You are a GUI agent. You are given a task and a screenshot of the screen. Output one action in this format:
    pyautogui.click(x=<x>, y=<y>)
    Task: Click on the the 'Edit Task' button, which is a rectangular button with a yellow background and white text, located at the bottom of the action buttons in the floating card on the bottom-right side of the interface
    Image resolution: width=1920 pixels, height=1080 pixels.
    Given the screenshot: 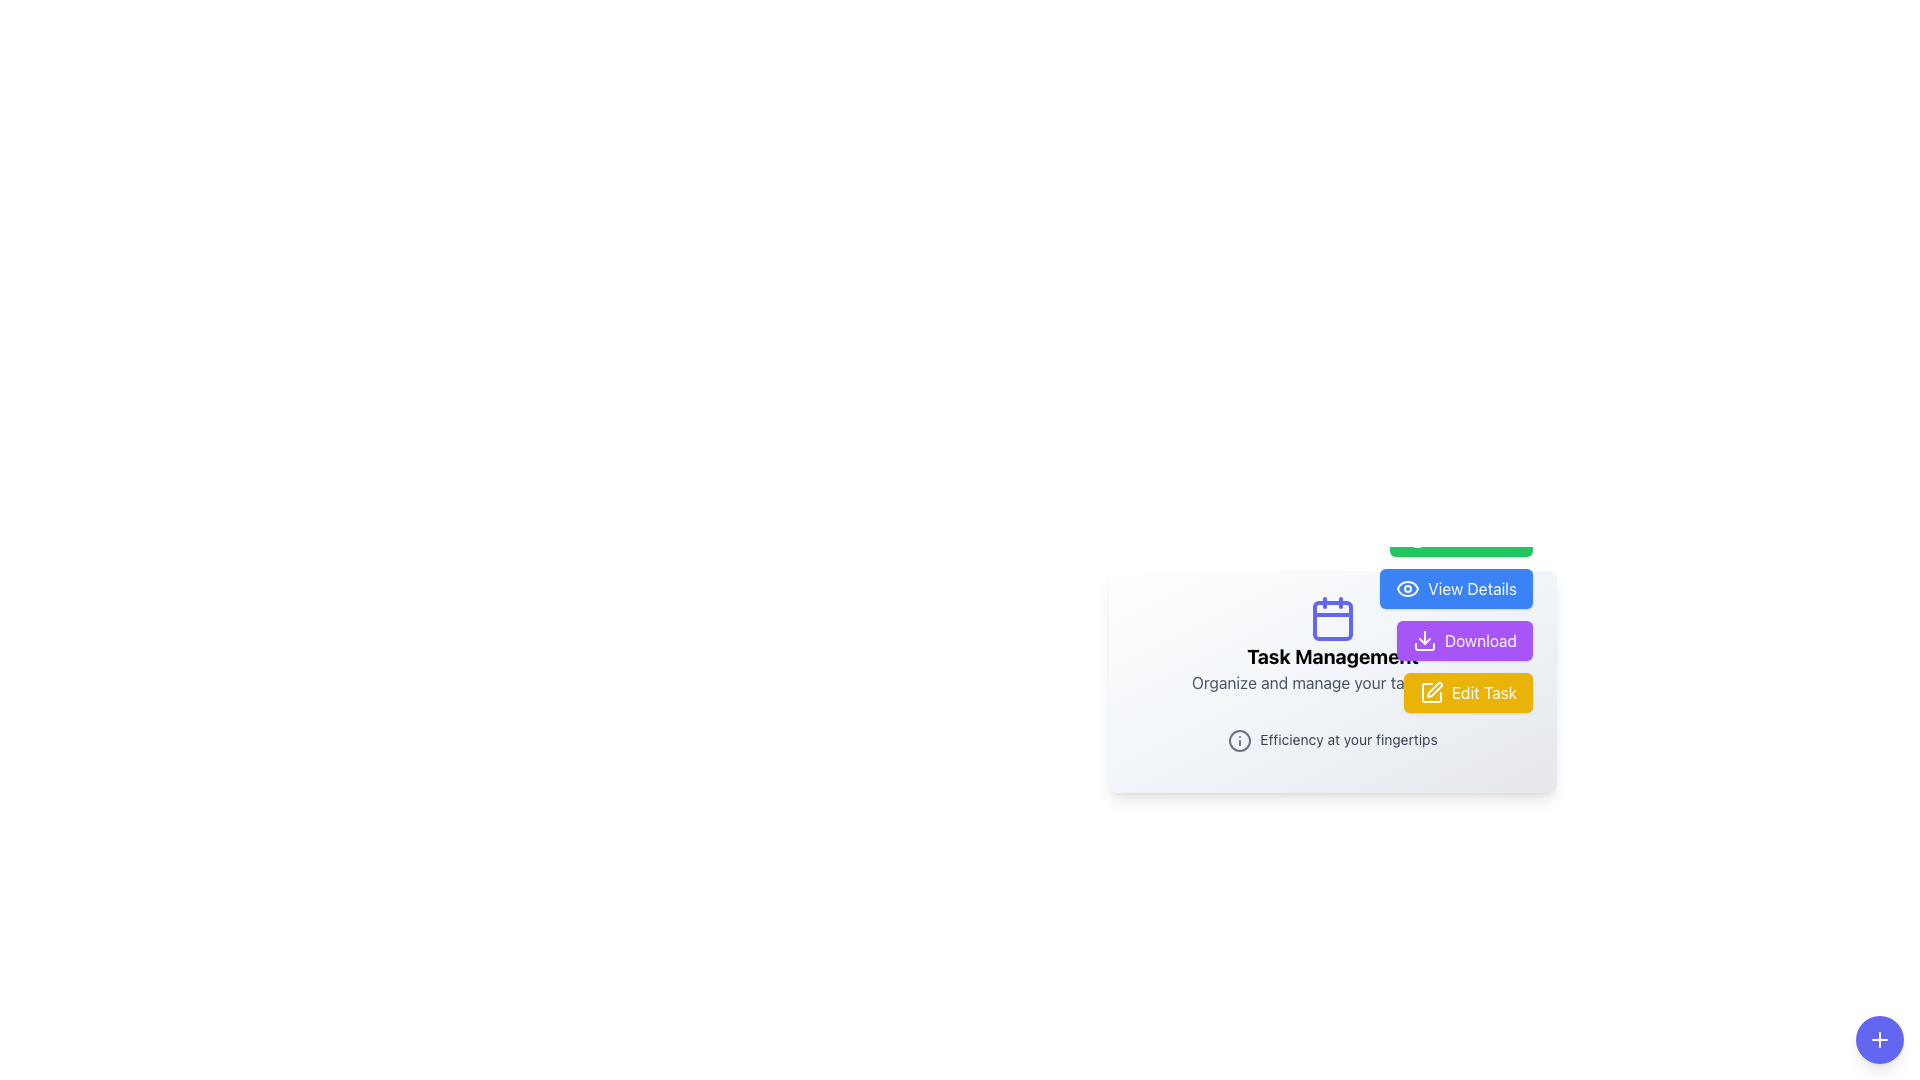 What is the action you would take?
    pyautogui.click(x=1468, y=691)
    